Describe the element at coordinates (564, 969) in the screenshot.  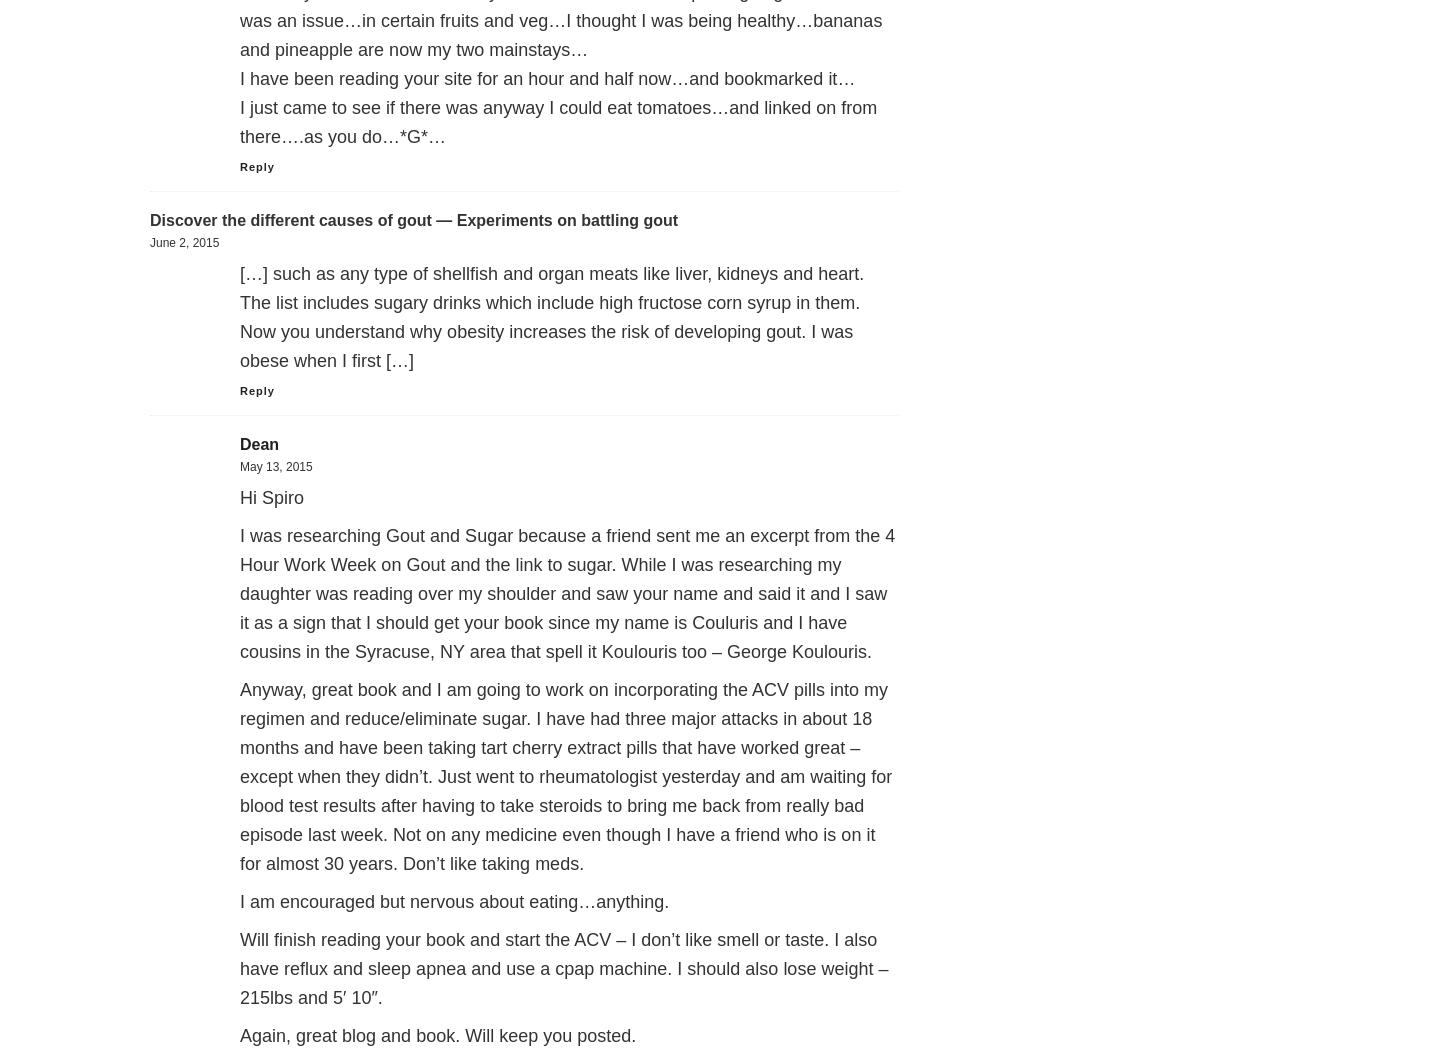
I see `'Will finish reading your book and start the ACV – I don’t like smell or taste. I also have reflux and sleep apnea and use a cpap machine. I should also lose weight – 215lbs and 5′ 10″.'` at that location.